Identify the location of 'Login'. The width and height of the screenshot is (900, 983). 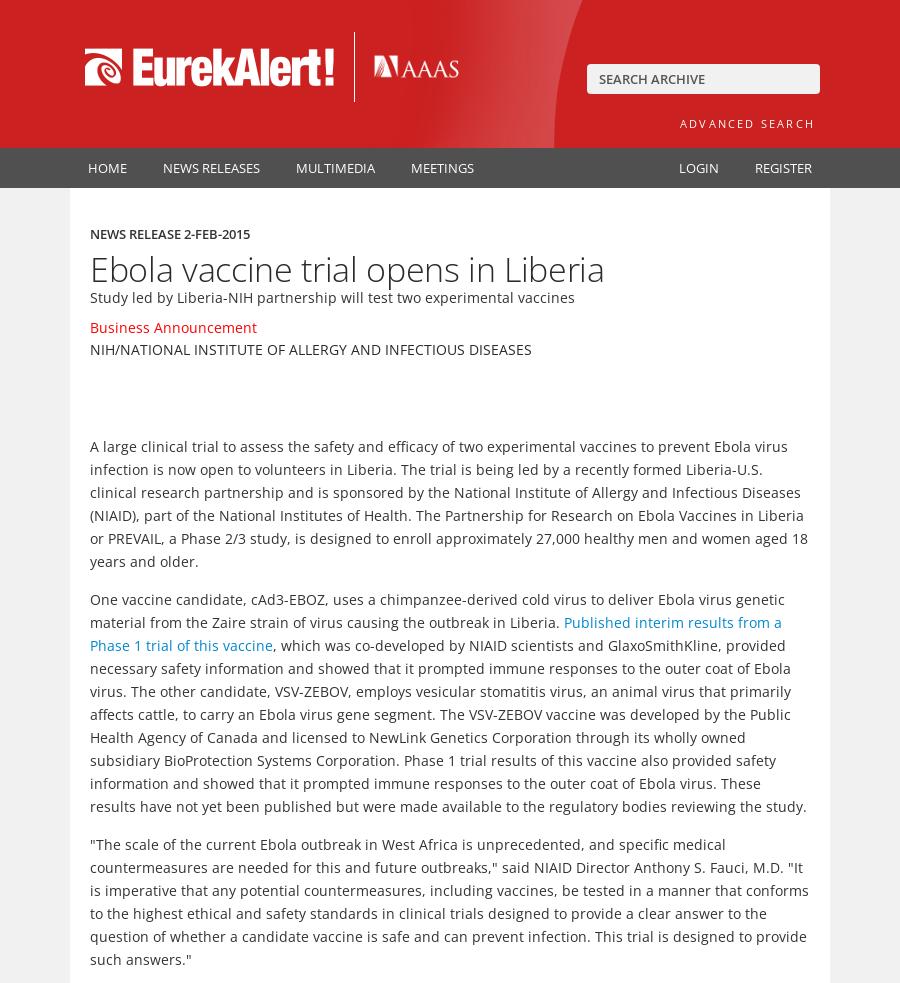
(698, 167).